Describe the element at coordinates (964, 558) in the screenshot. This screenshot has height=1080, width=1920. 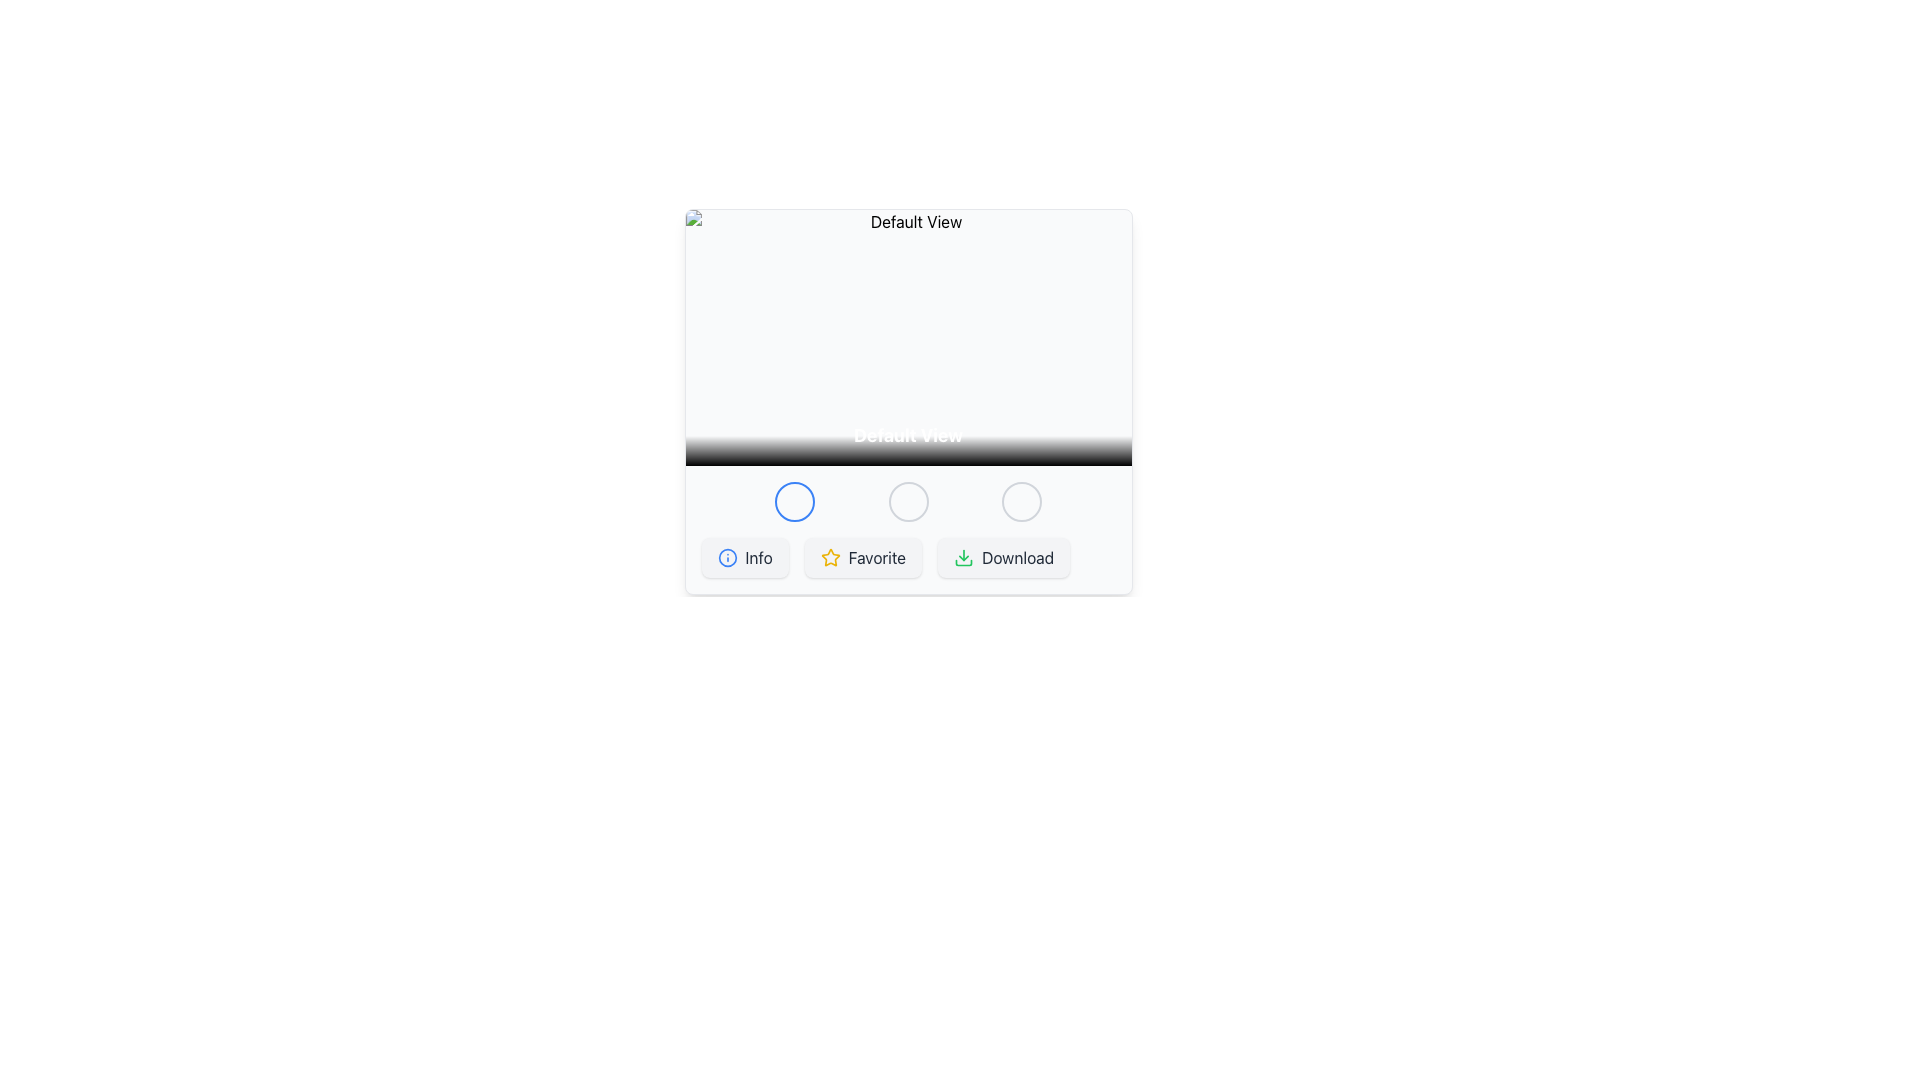
I see `the green download icon, which is an outlined arrow pointing downward, located inside the 'Download' button on the rightmost side of the button set` at that location.